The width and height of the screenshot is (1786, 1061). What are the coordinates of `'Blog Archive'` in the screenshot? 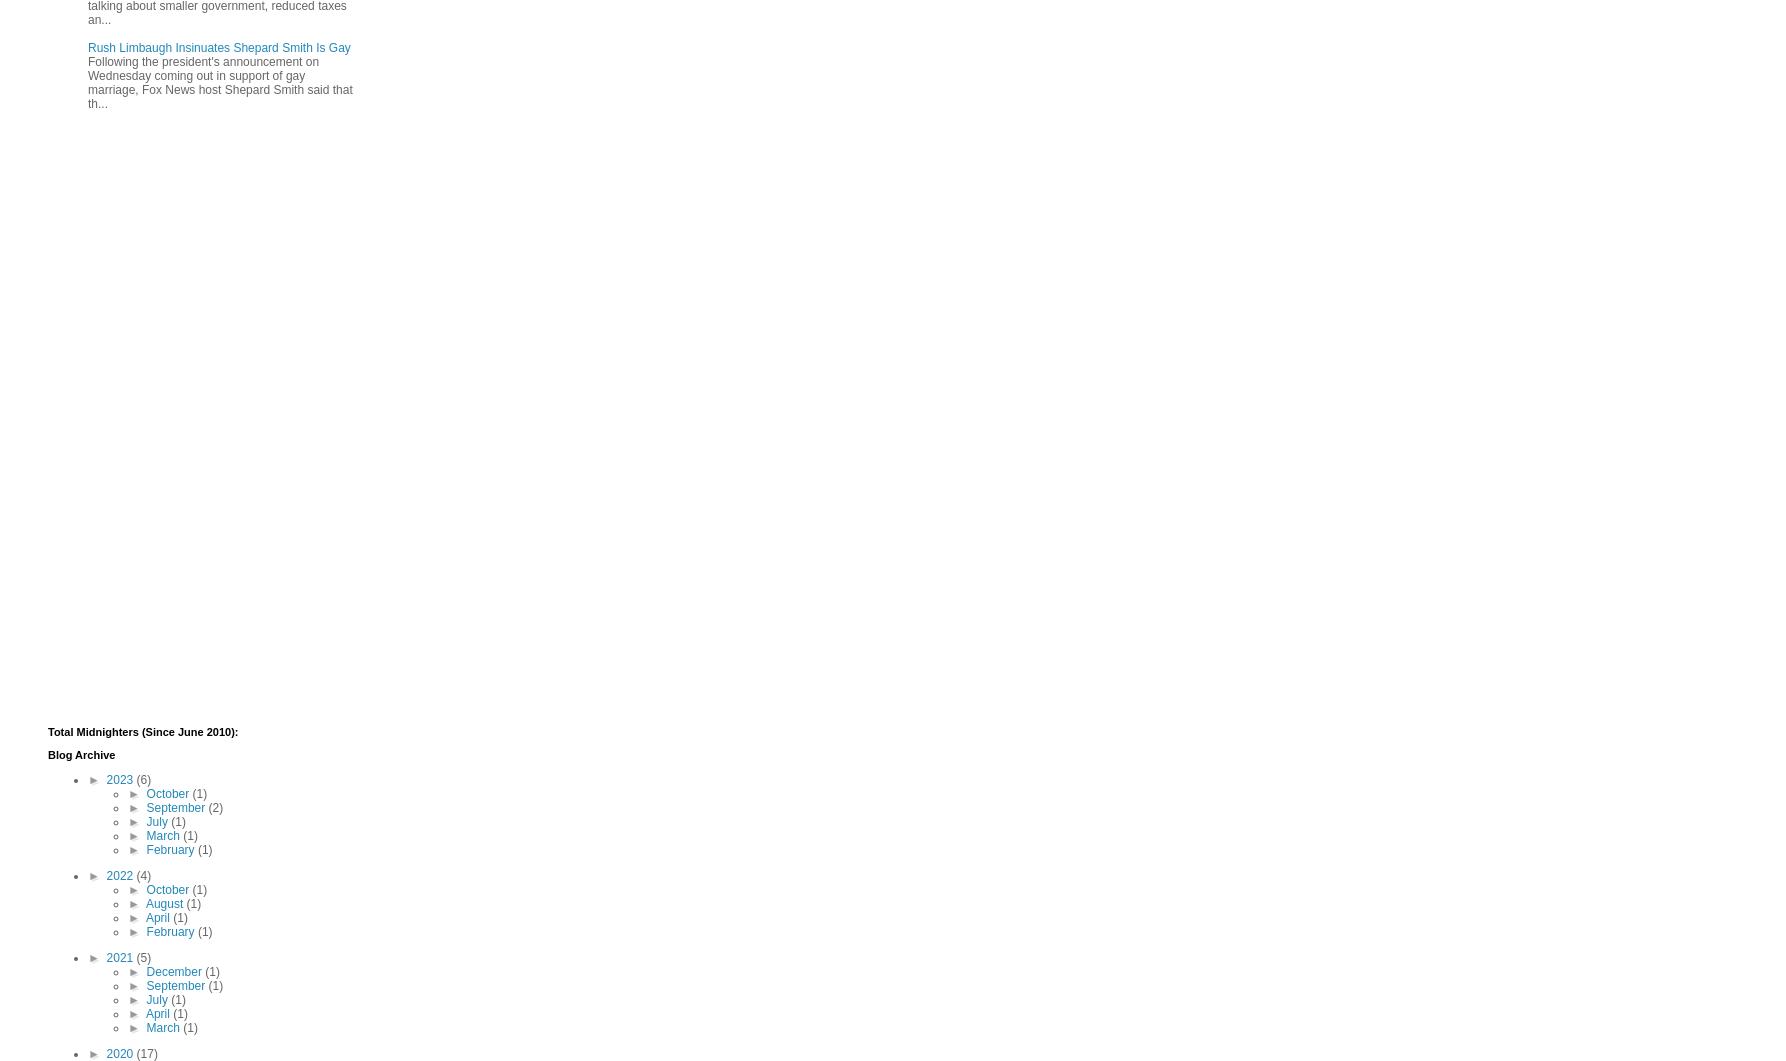 It's located at (81, 754).